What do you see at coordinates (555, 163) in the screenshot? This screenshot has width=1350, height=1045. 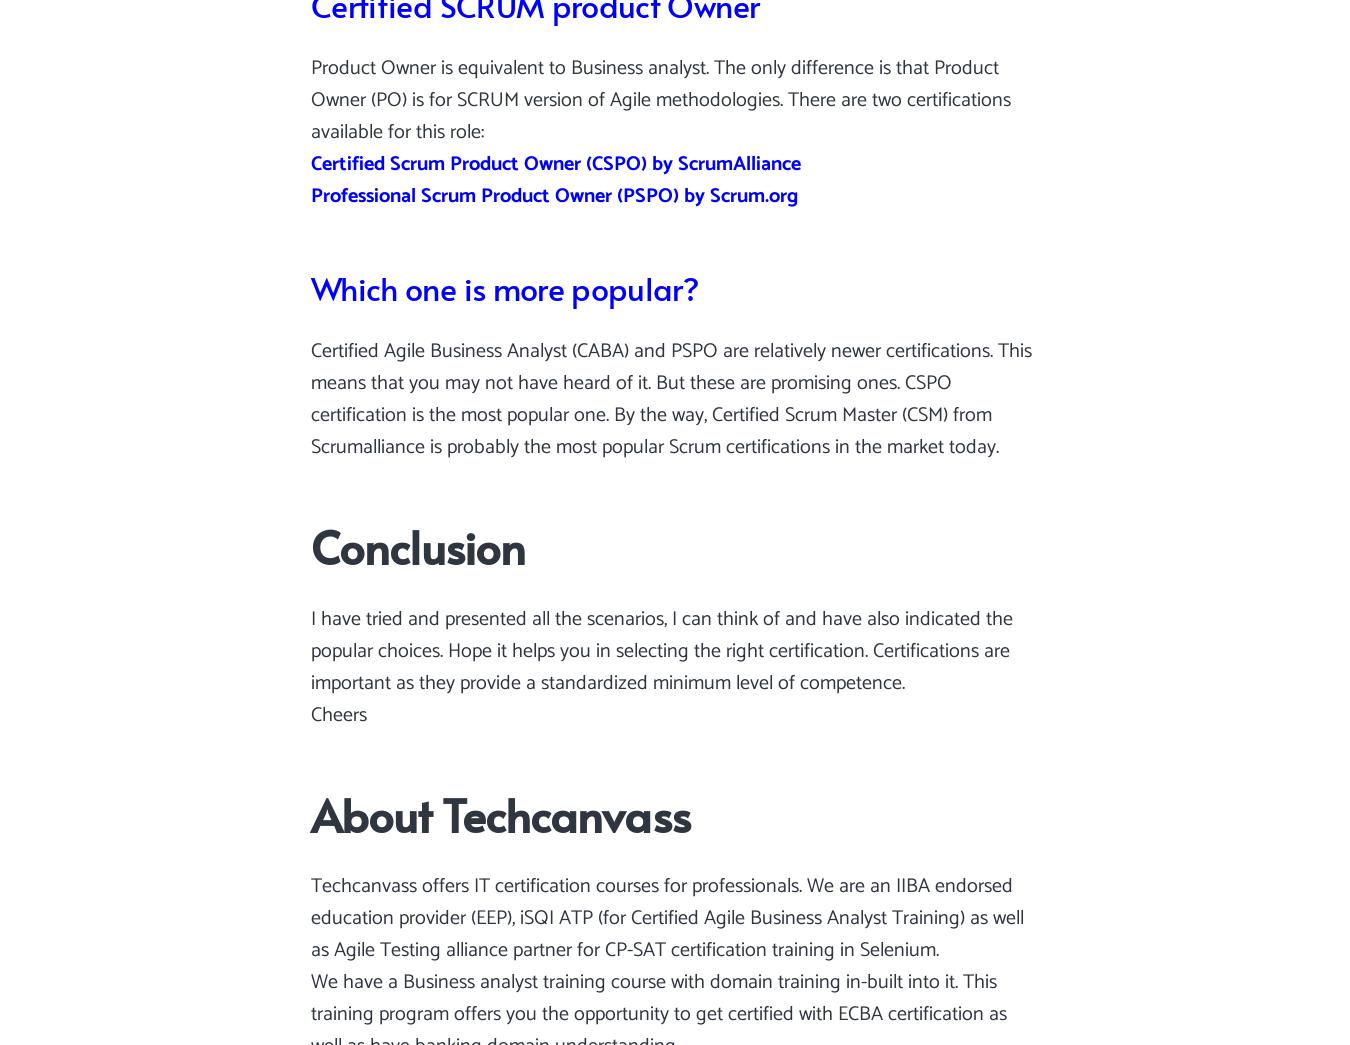 I see `'Certified Scrum Product Owner (CSPO) by ScrumAlliance'` at bounding box center [555, 163].